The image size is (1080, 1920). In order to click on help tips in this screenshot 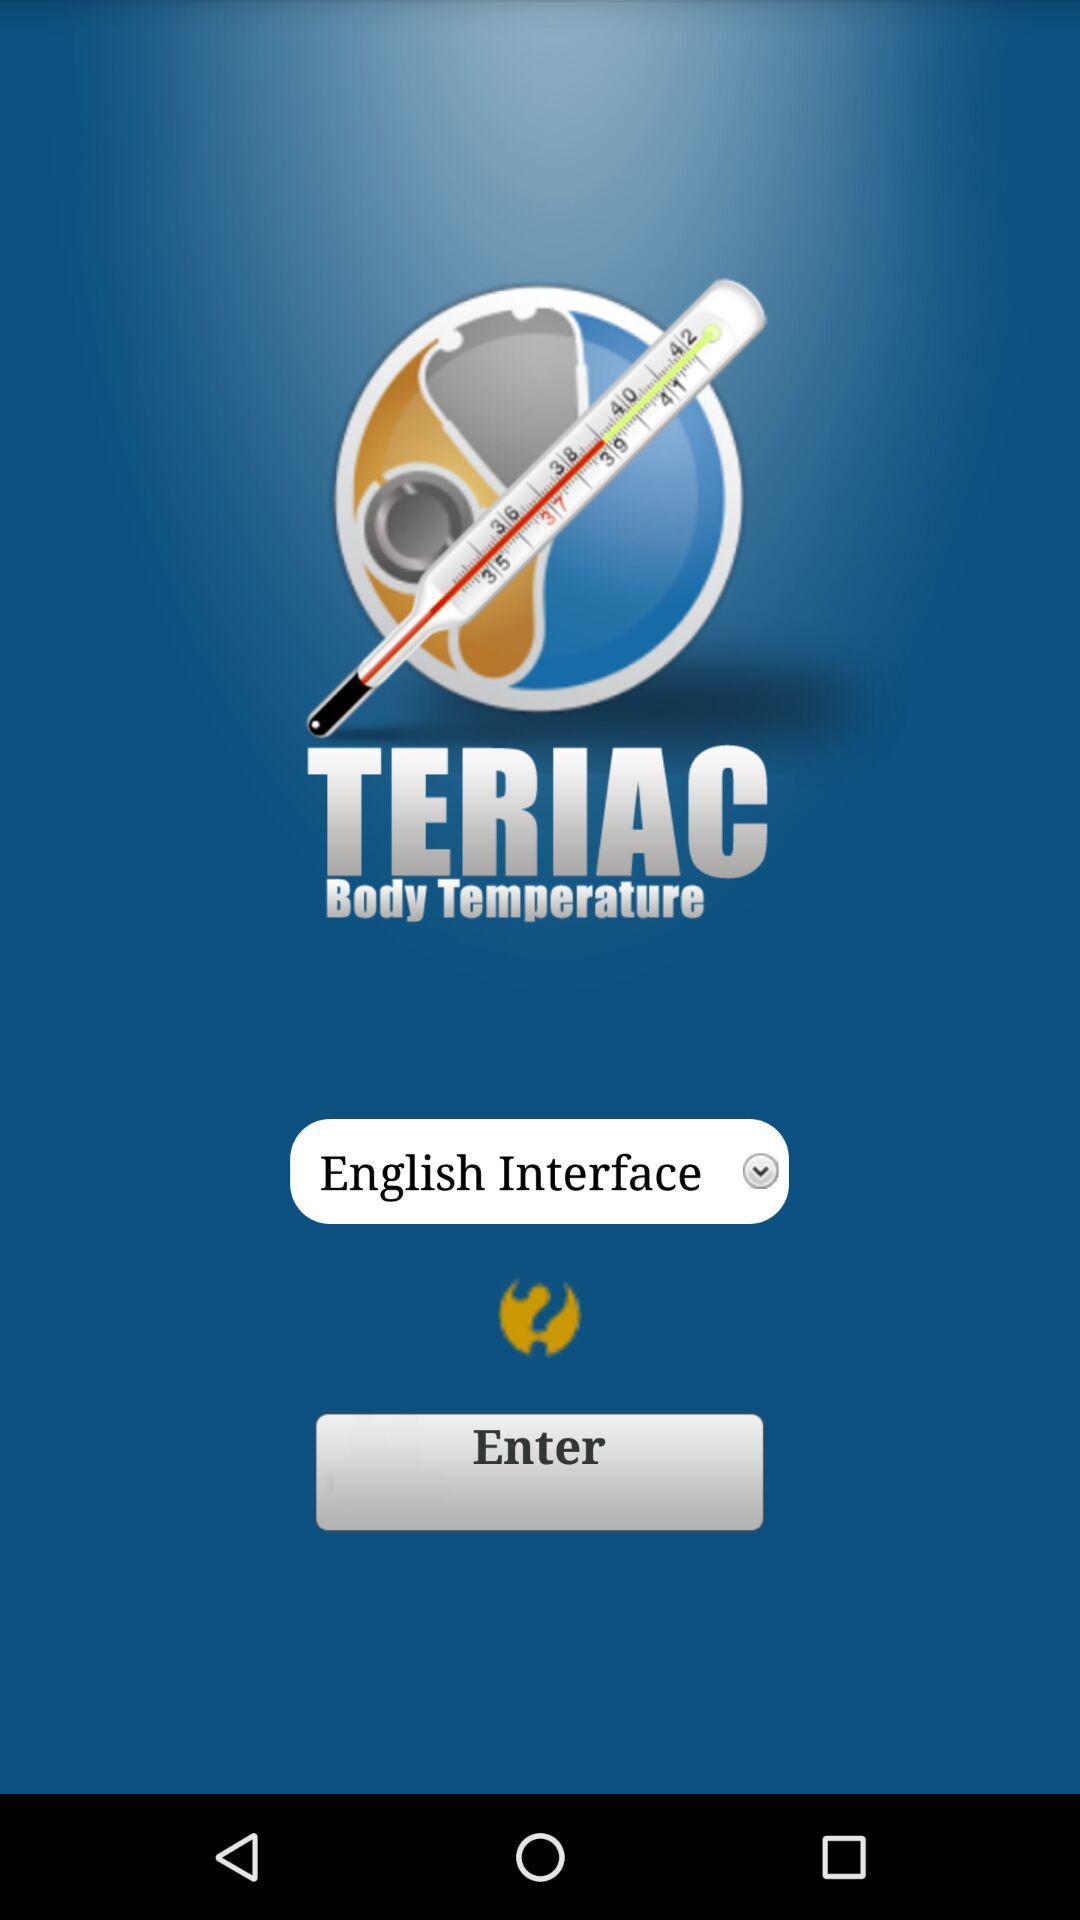, I will do `click(540, 1318)`.